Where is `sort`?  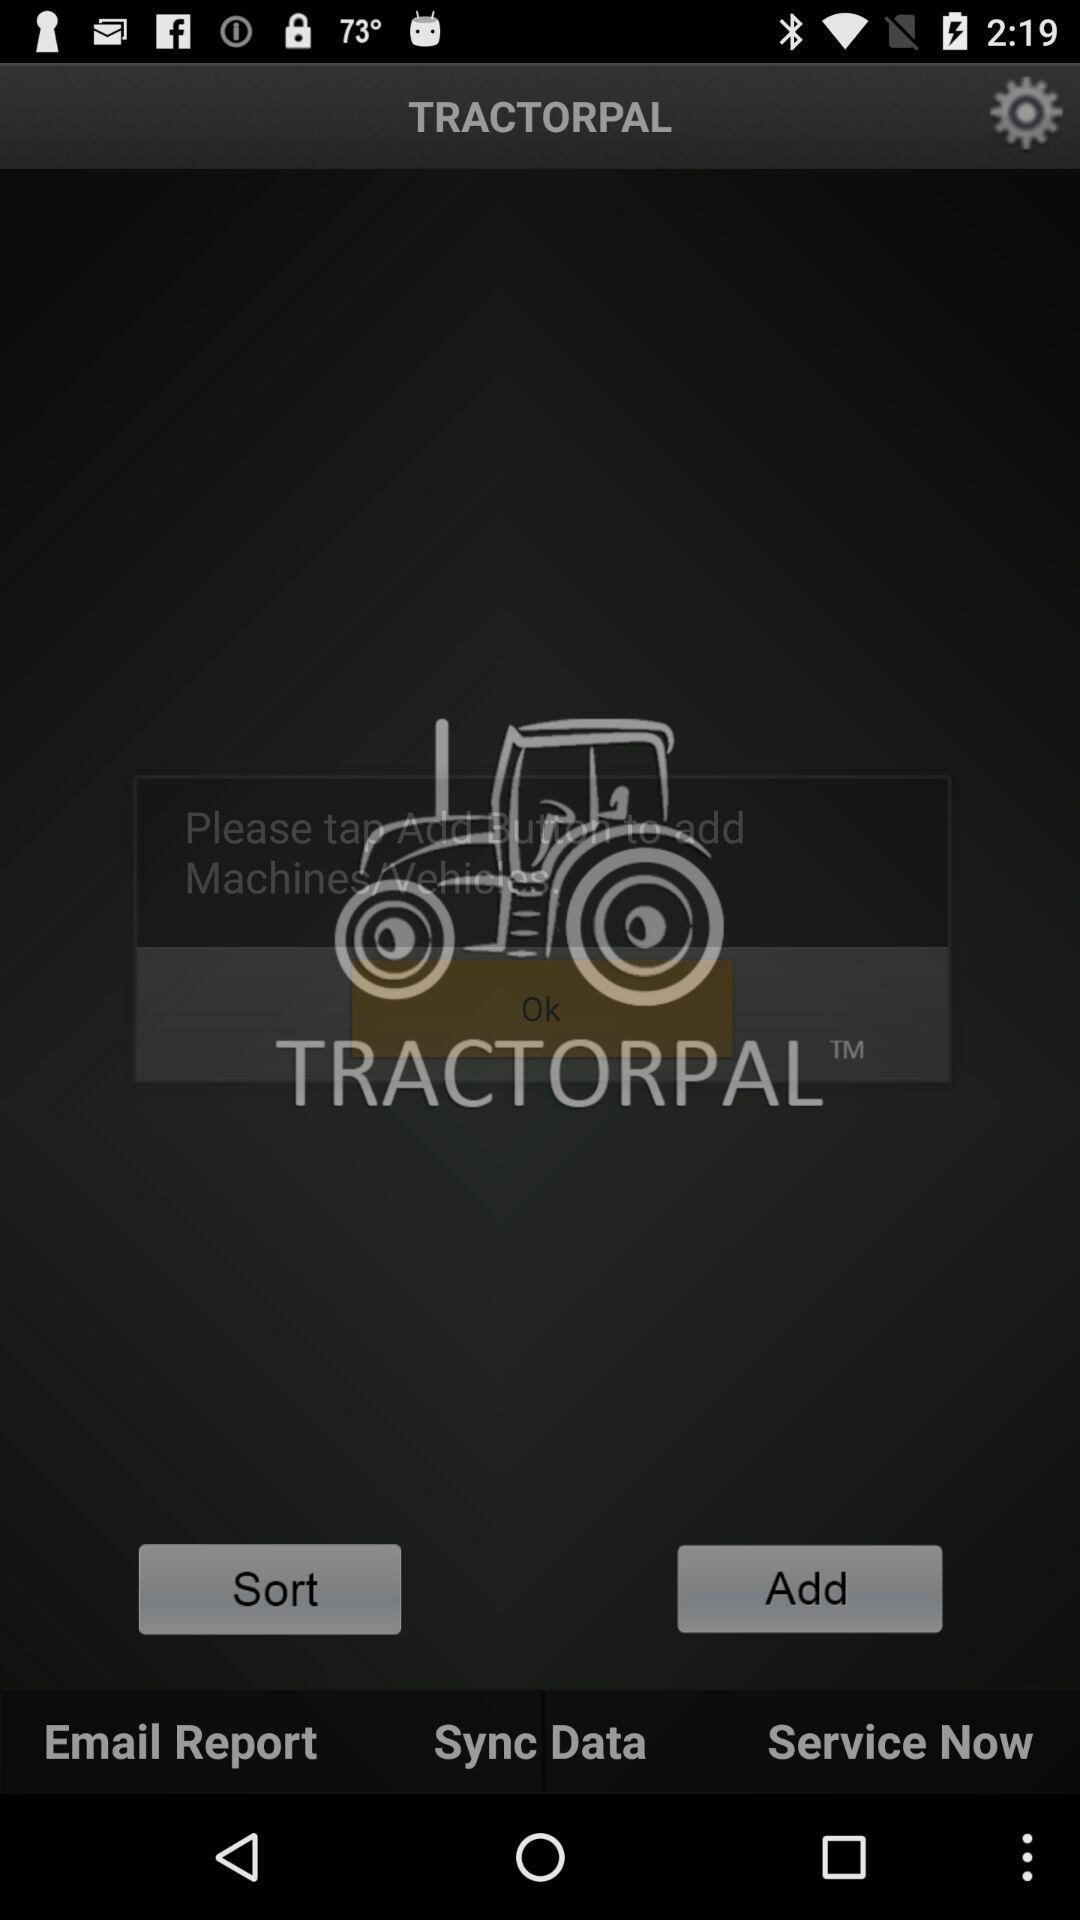 sort is located at coordinates (270, 1588).